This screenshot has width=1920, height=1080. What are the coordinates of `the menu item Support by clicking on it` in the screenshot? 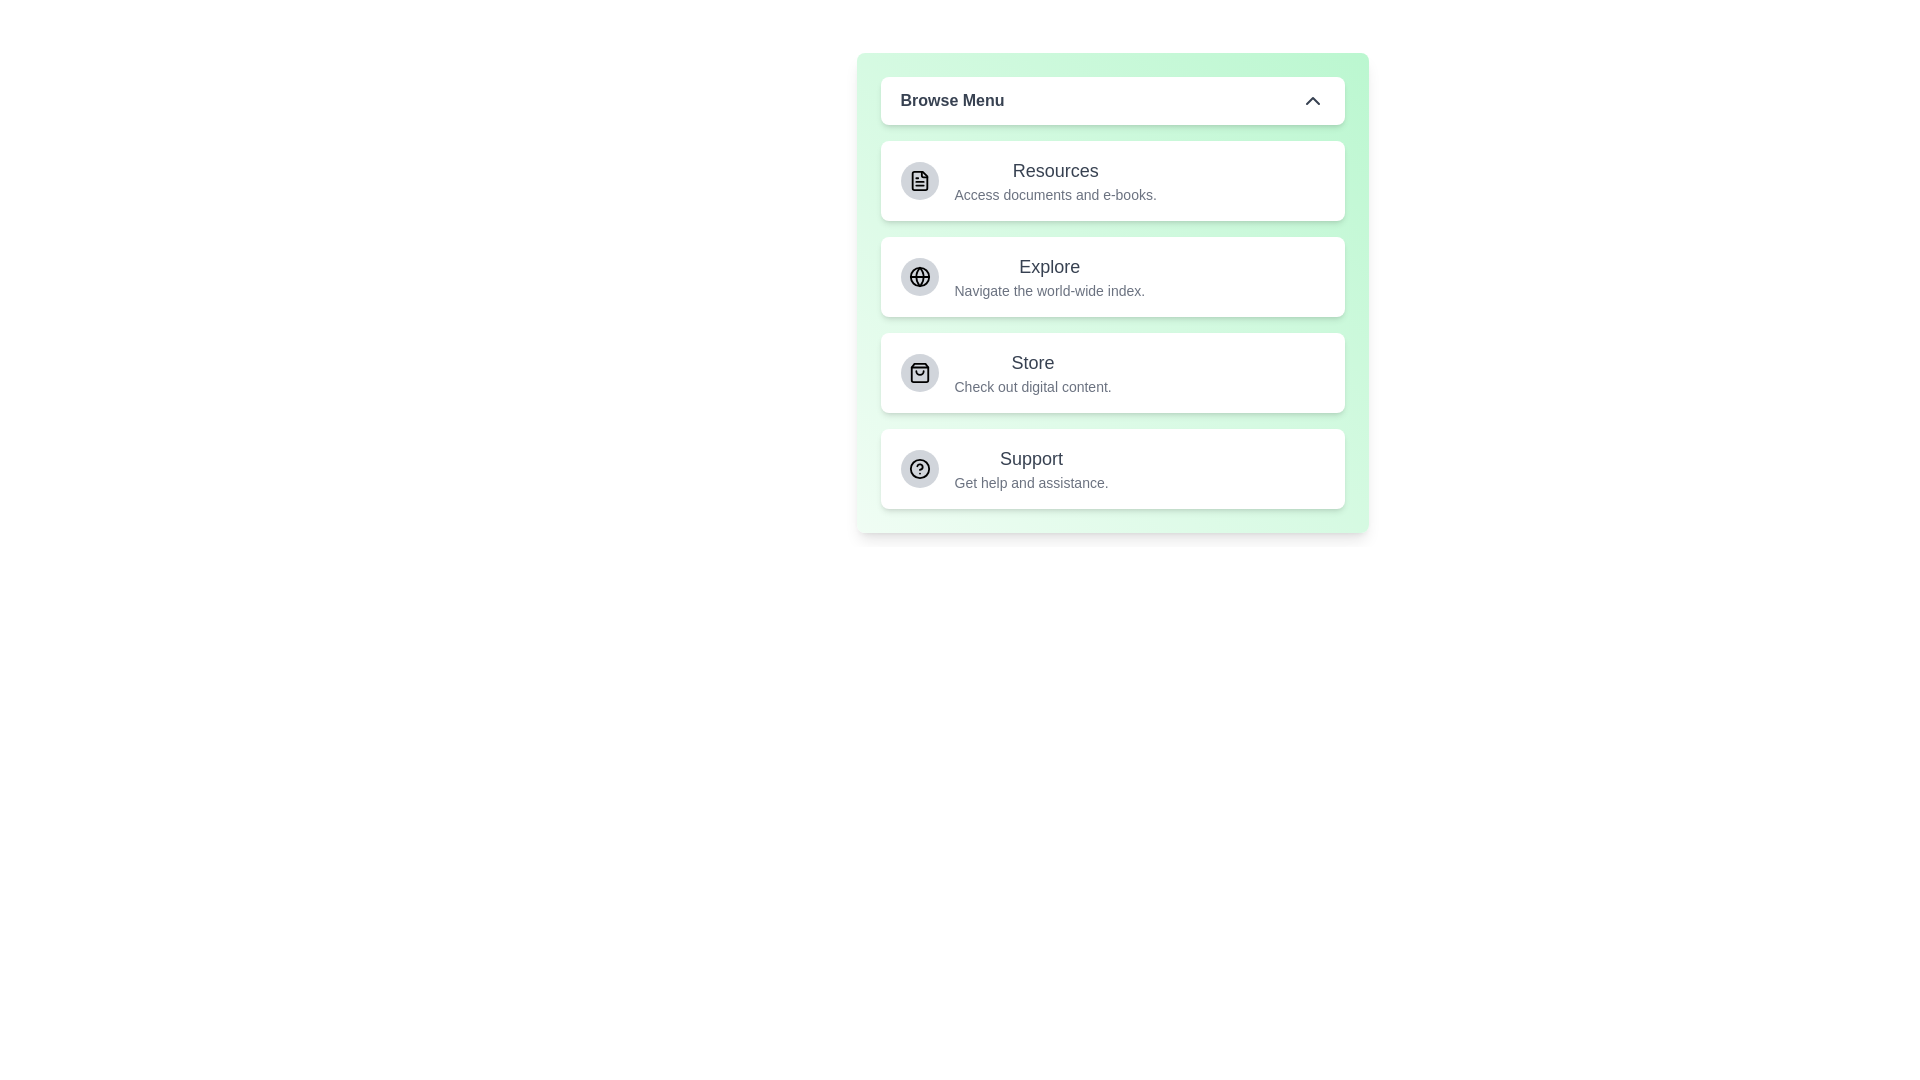 It's located at (1111, 469).